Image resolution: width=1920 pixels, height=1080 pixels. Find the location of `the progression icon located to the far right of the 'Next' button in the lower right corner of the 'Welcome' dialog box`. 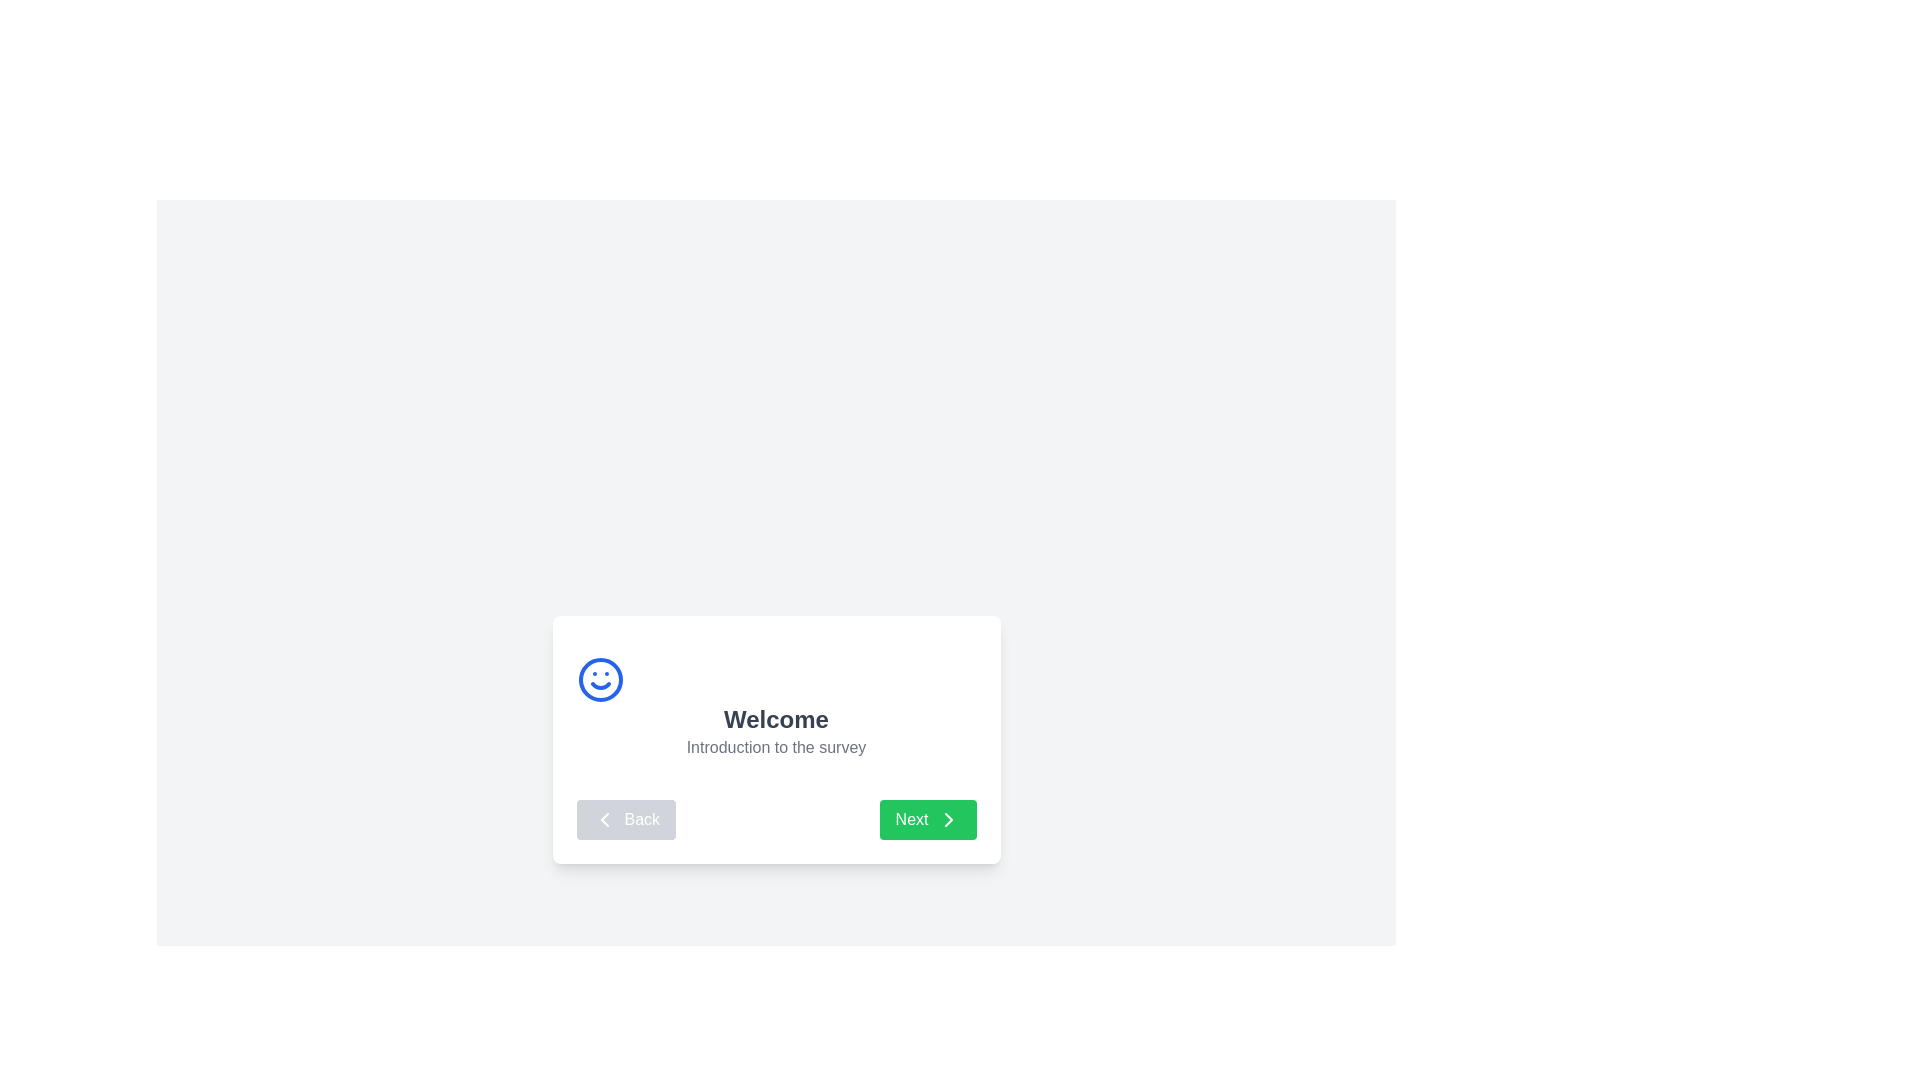

the progression icon located to the far right of the 'Next' button in the lower right corner of the 'Welcome' dialog box is located at coordinates (947, 820).